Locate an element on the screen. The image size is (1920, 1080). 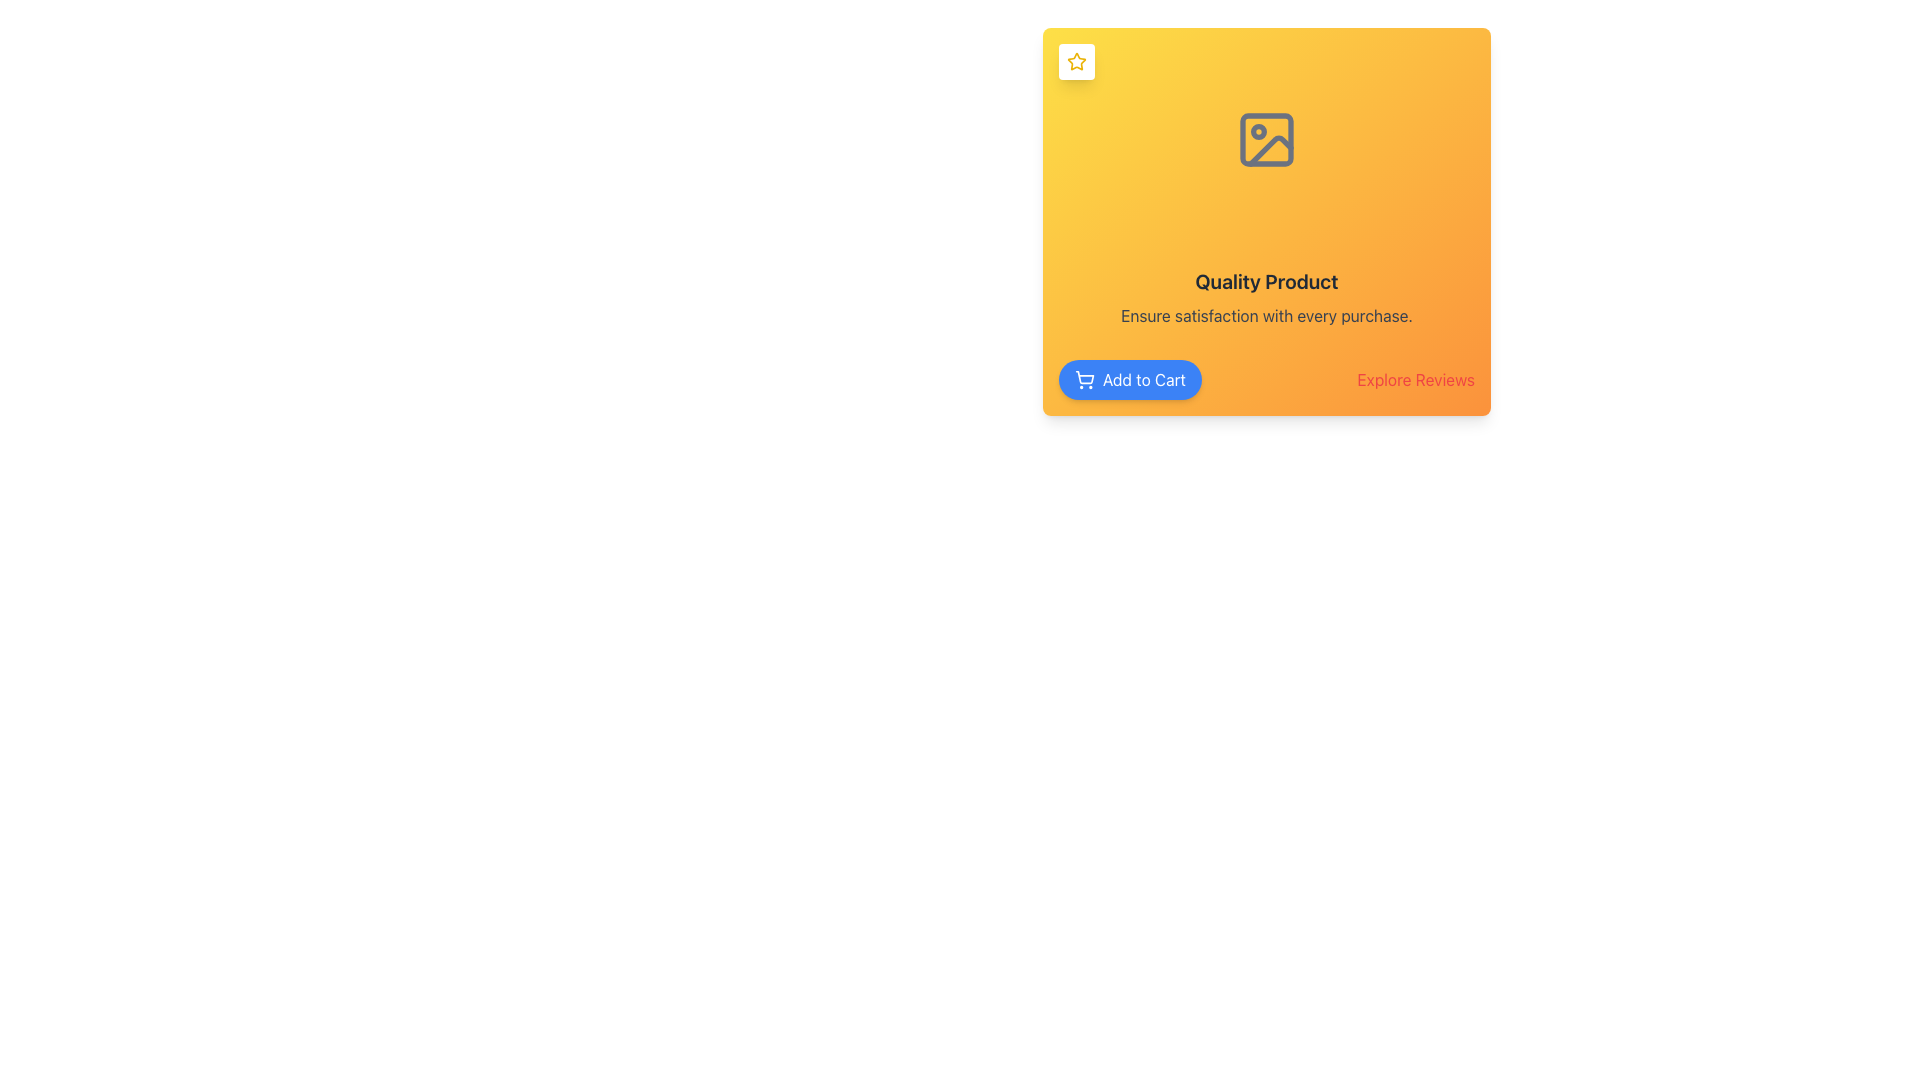
the centrally located Text Block that highlights product quality and assures customer satisfaction, positioned below an icon and above the 'Add to Cart' and 'Explore Reviews' buttons is located at coordinates (1266, 297).